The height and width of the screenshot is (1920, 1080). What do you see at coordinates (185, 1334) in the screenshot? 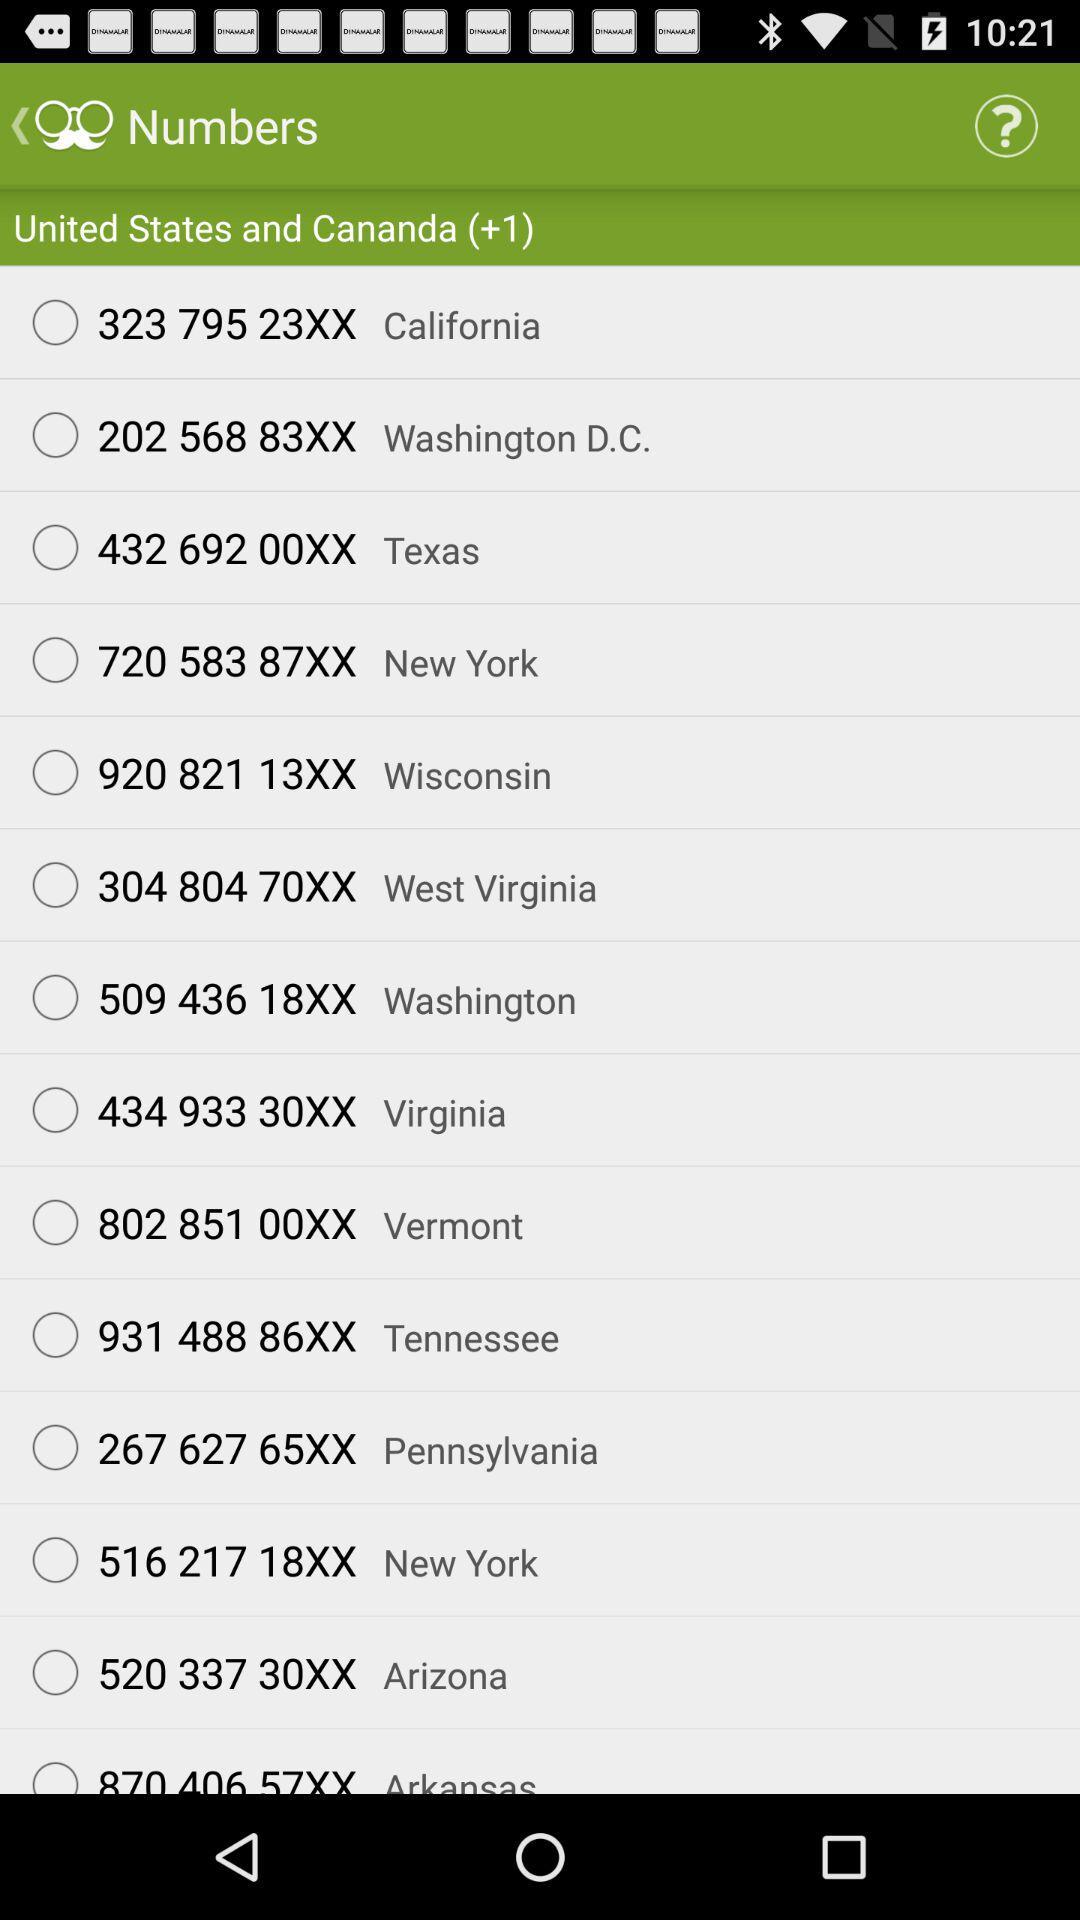
I see `the icon below the 802 851 00xx icon` at bounding box center [185, 1334].